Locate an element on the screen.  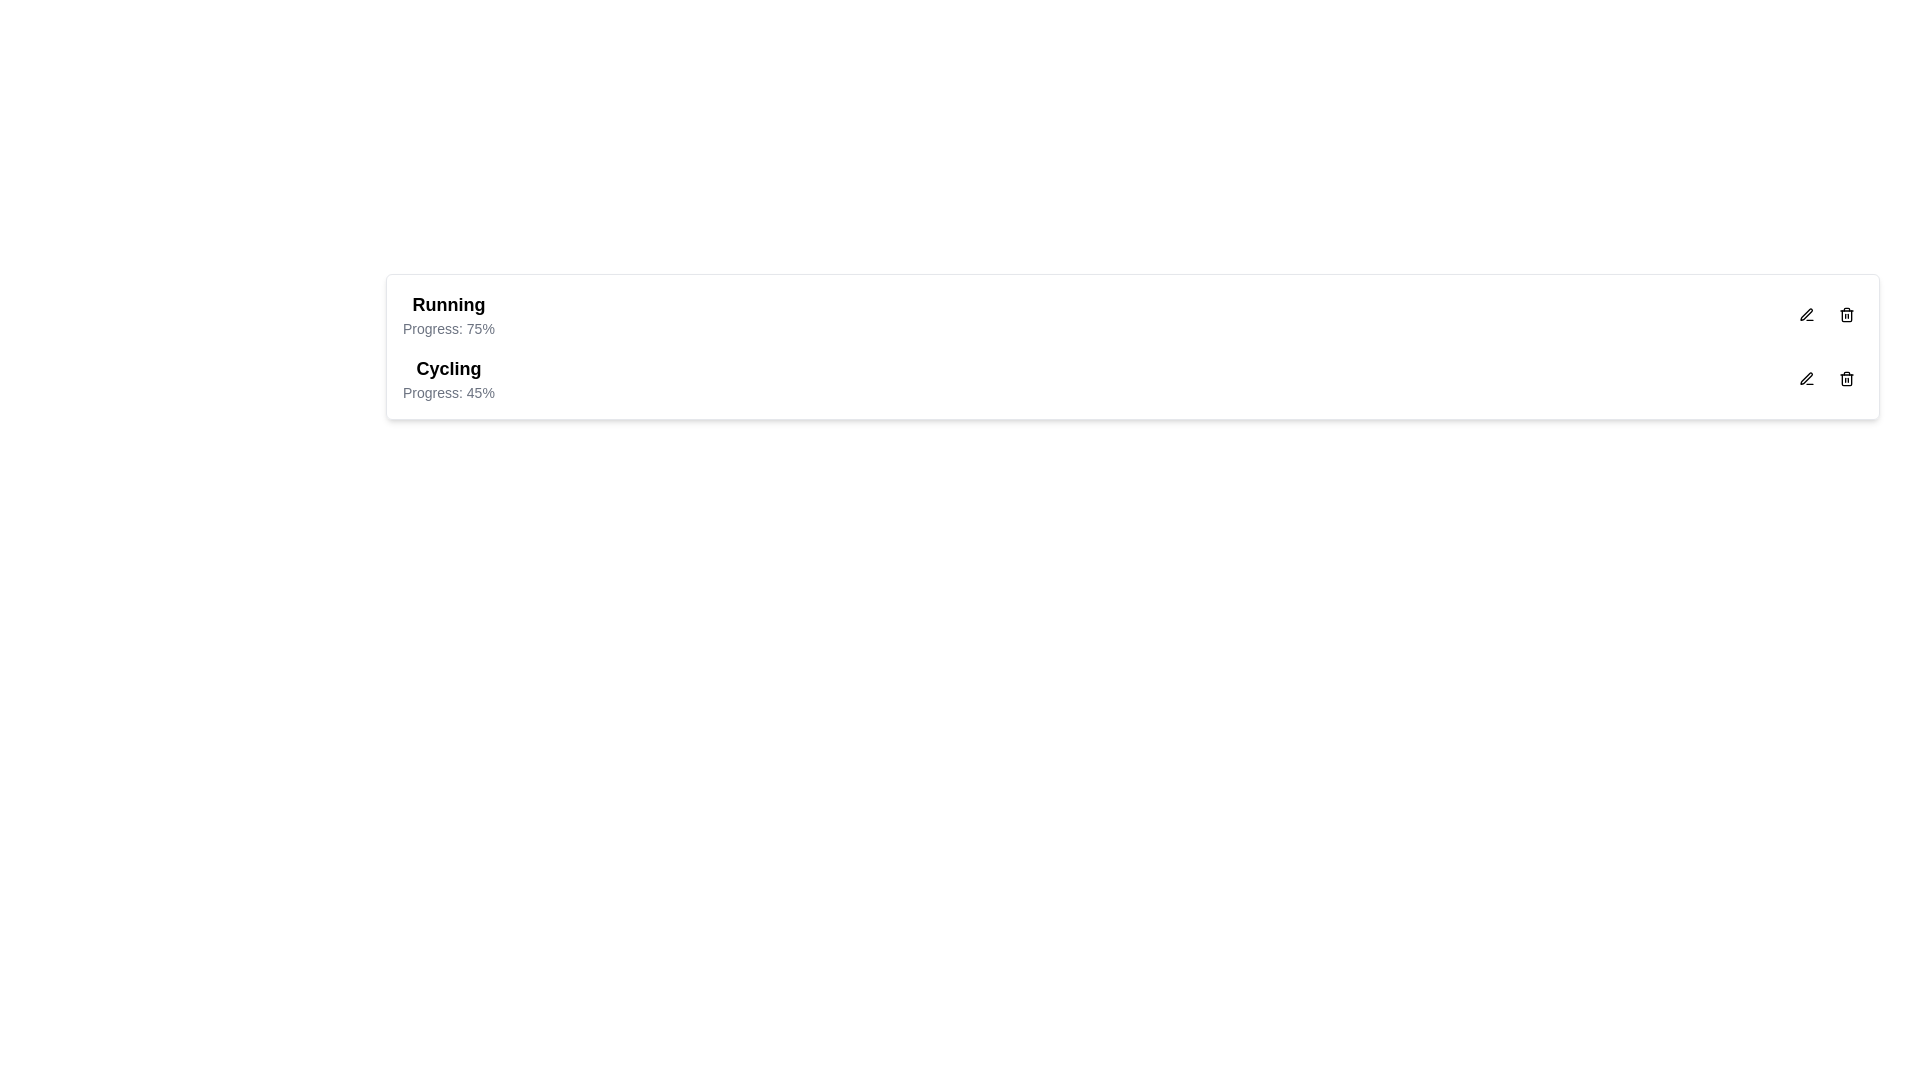
the edit button icon located in the top-right corner of the 'Running' row is located at coordinates (1806, 315).